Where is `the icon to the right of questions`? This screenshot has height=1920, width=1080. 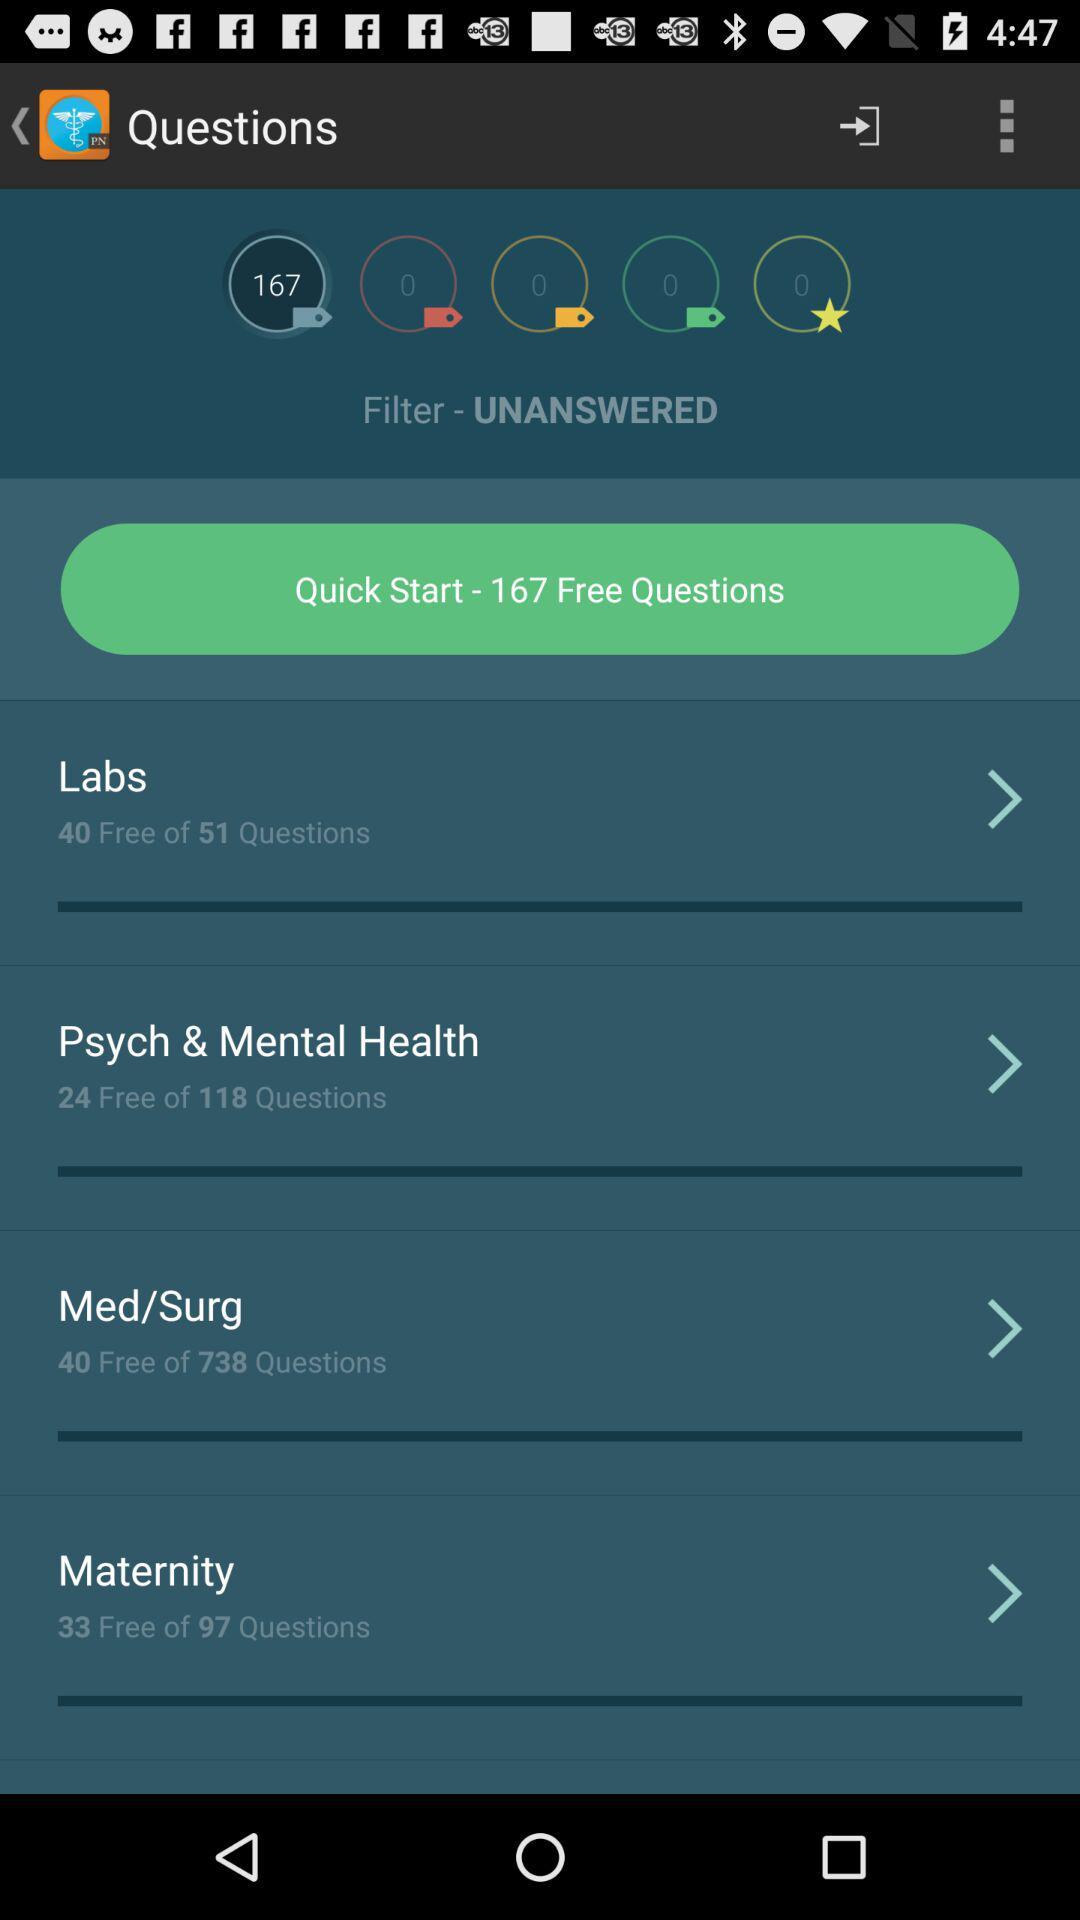
the icon to the right of questions is located at coordinates (858, 124).